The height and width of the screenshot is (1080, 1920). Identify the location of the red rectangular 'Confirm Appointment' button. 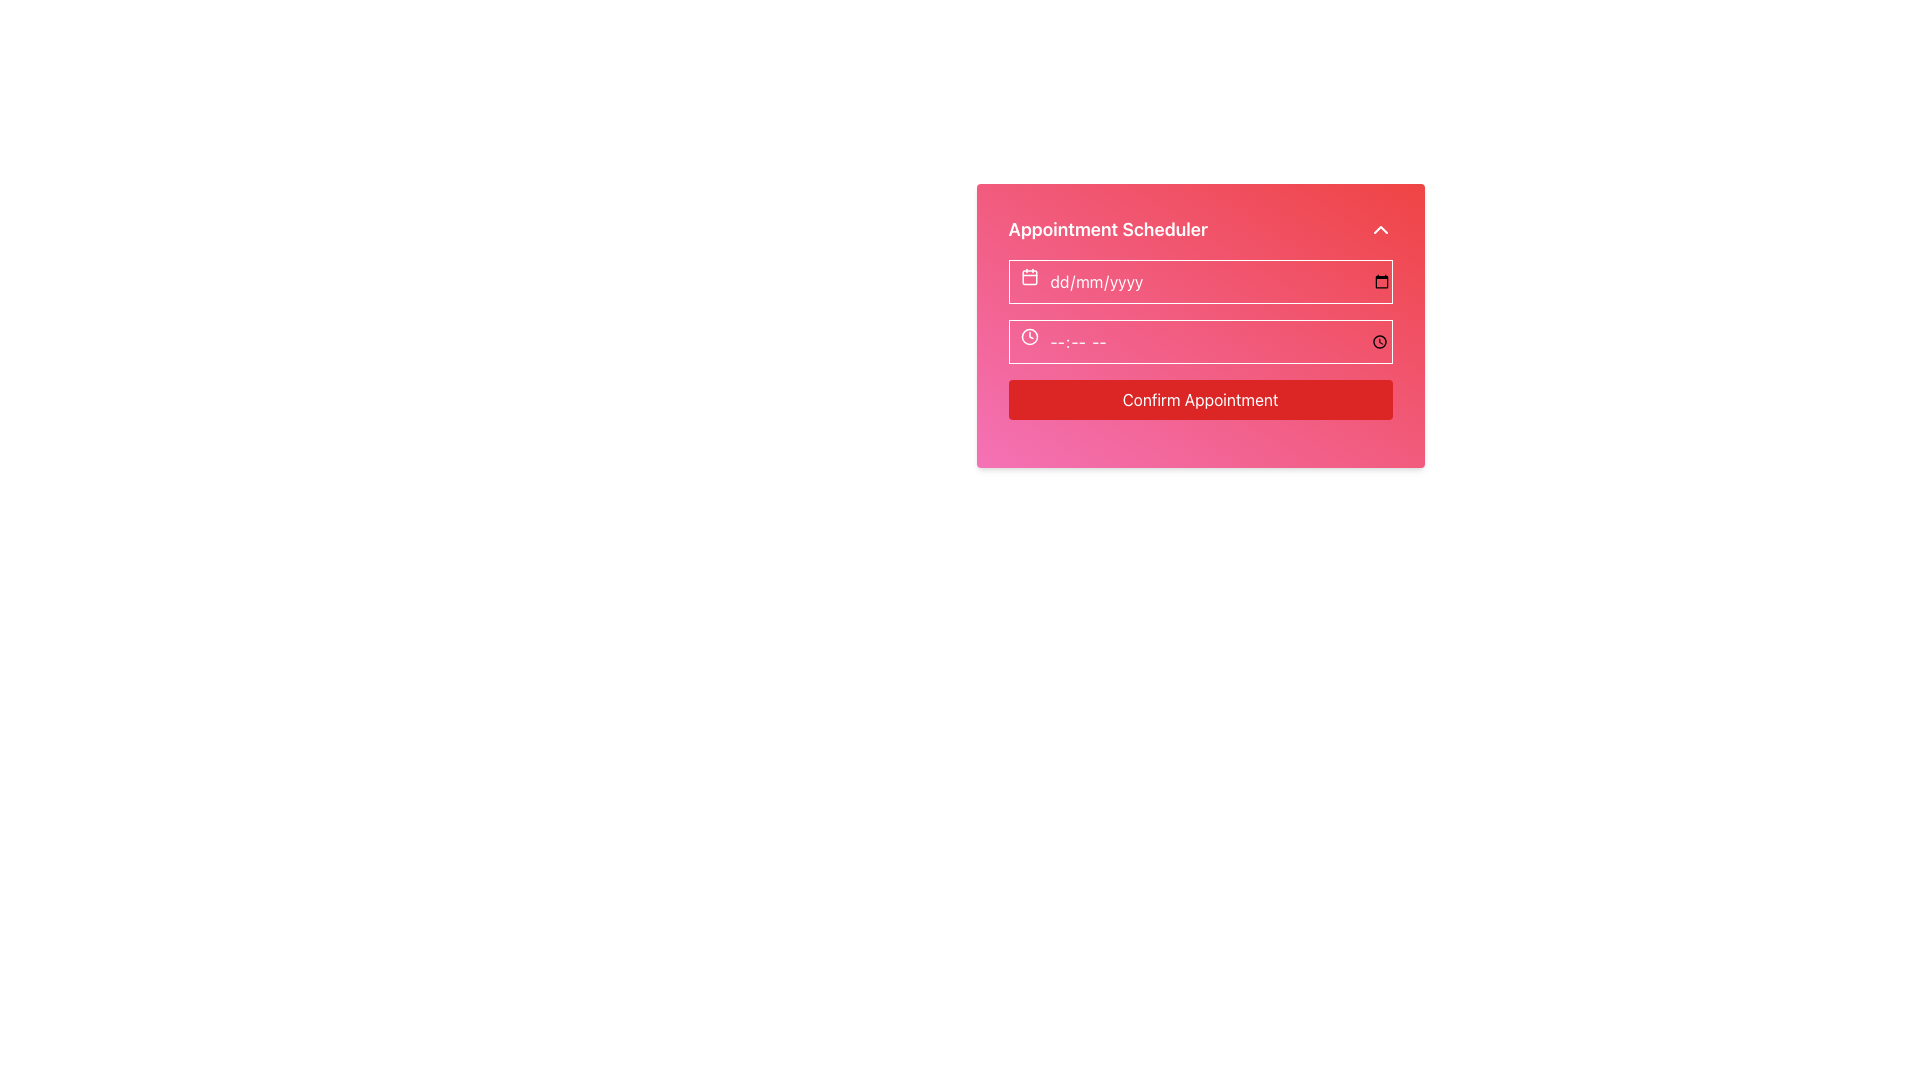
(1200, 400).